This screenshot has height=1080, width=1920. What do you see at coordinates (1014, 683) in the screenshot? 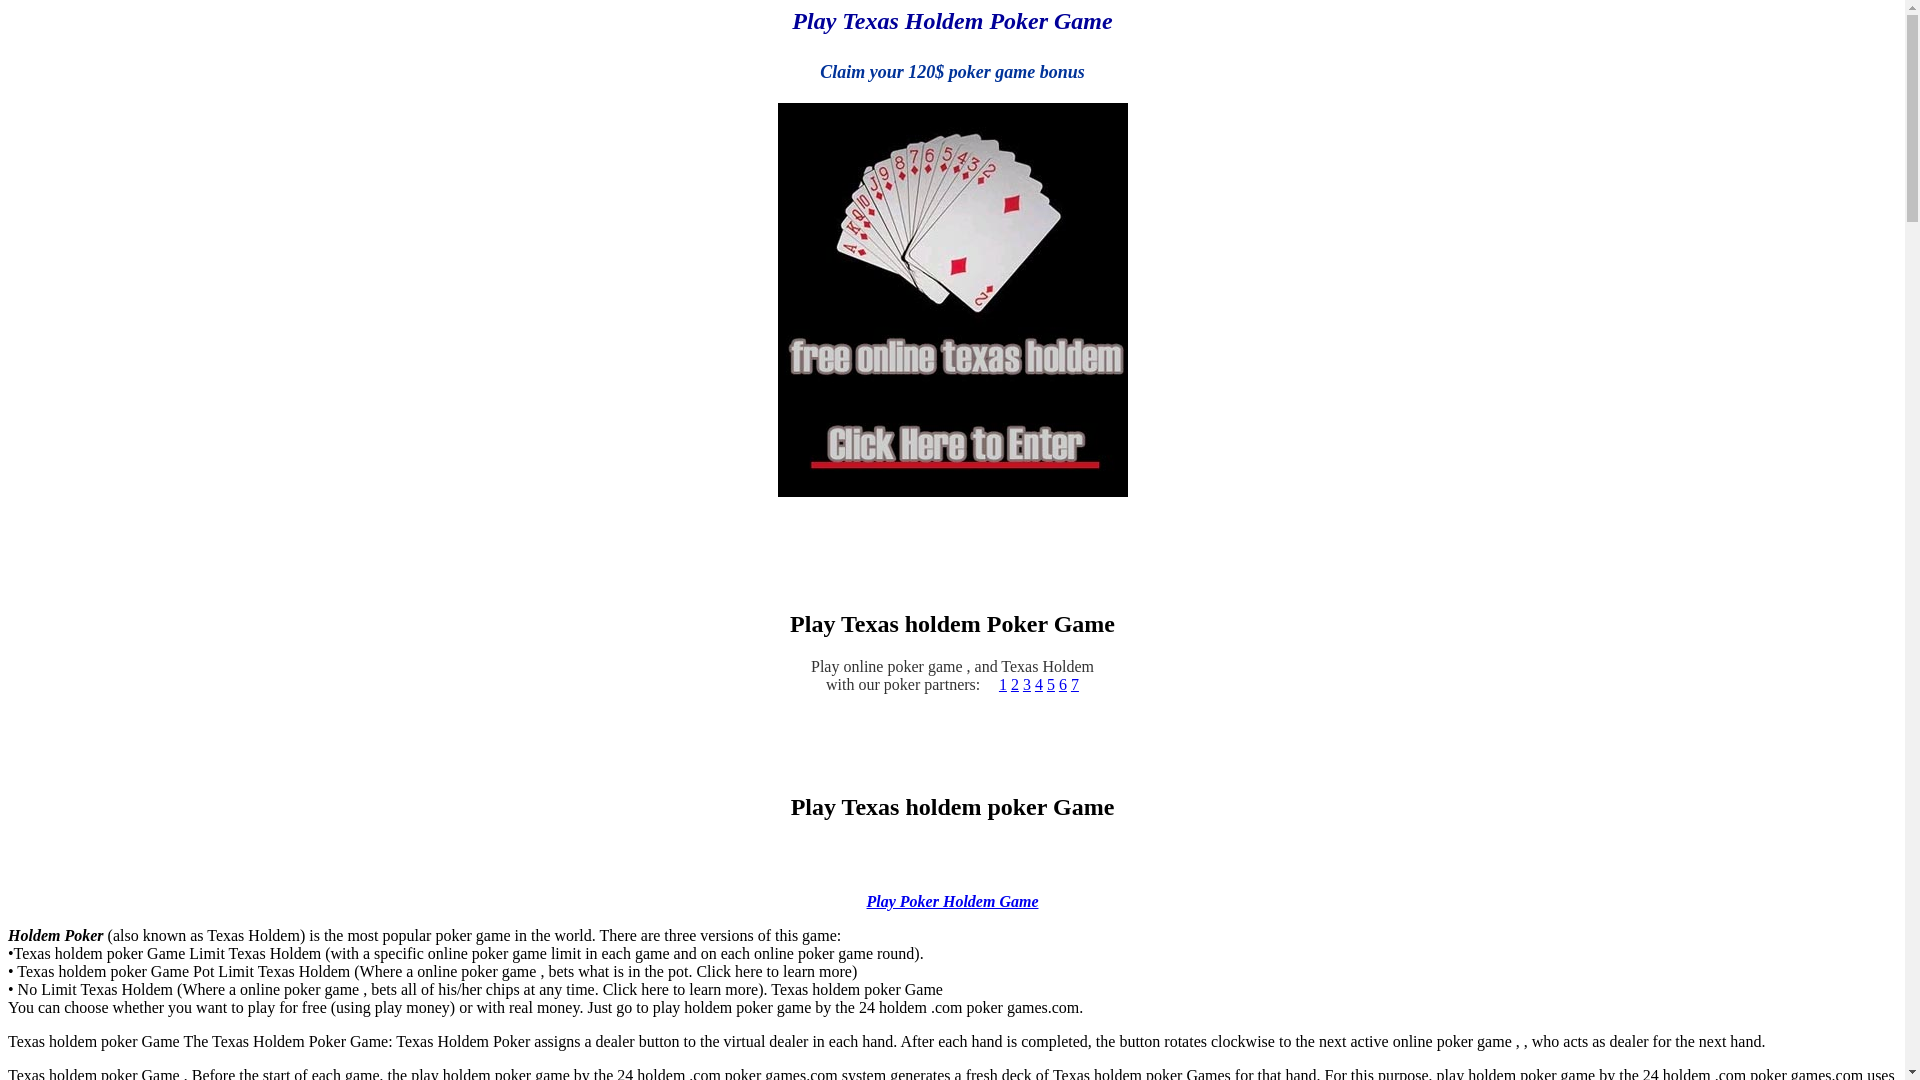
I see `'2'` at bounding box center [1014, 683].